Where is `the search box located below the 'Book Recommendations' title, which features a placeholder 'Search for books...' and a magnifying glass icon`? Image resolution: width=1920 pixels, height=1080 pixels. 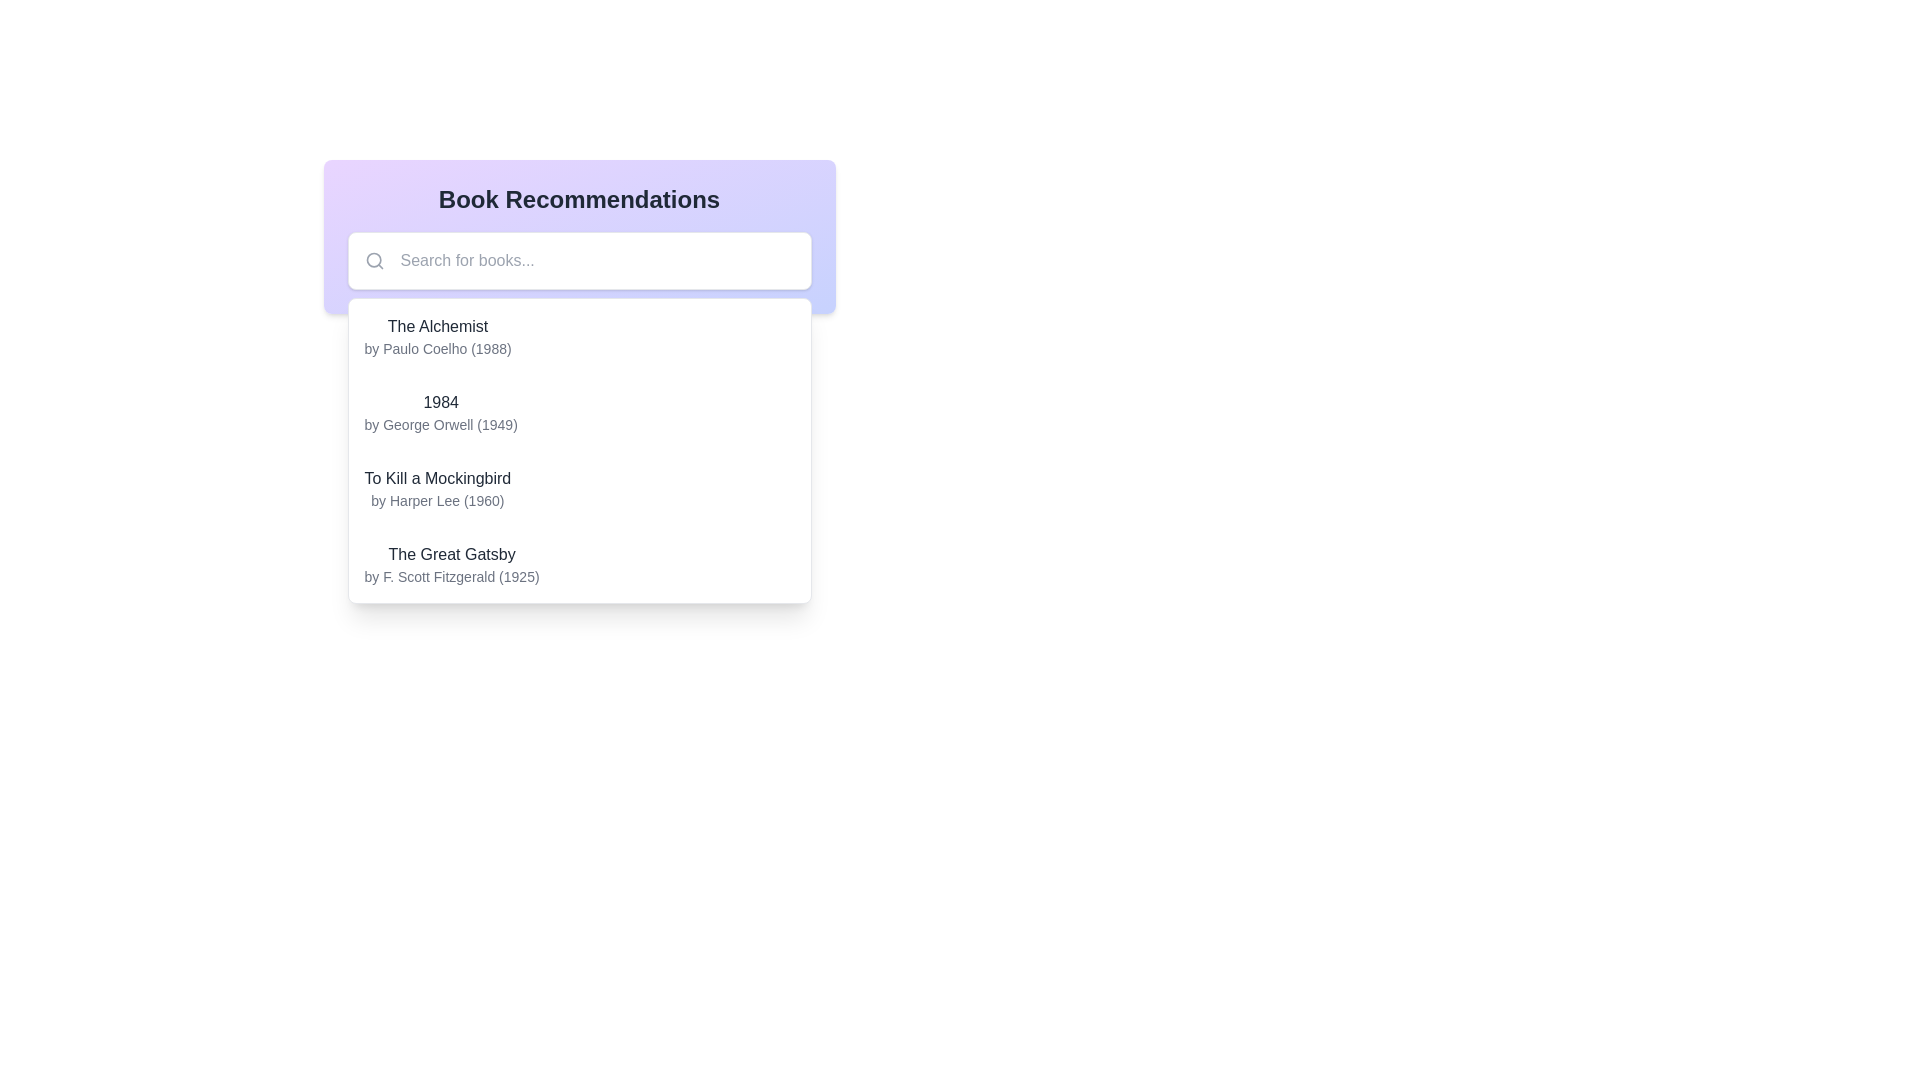
the search box located below the 'Book Recommendations' title, which features a placeholder 'Search for books...' and a magnifying glass icon is located at coordinates (578, 235).